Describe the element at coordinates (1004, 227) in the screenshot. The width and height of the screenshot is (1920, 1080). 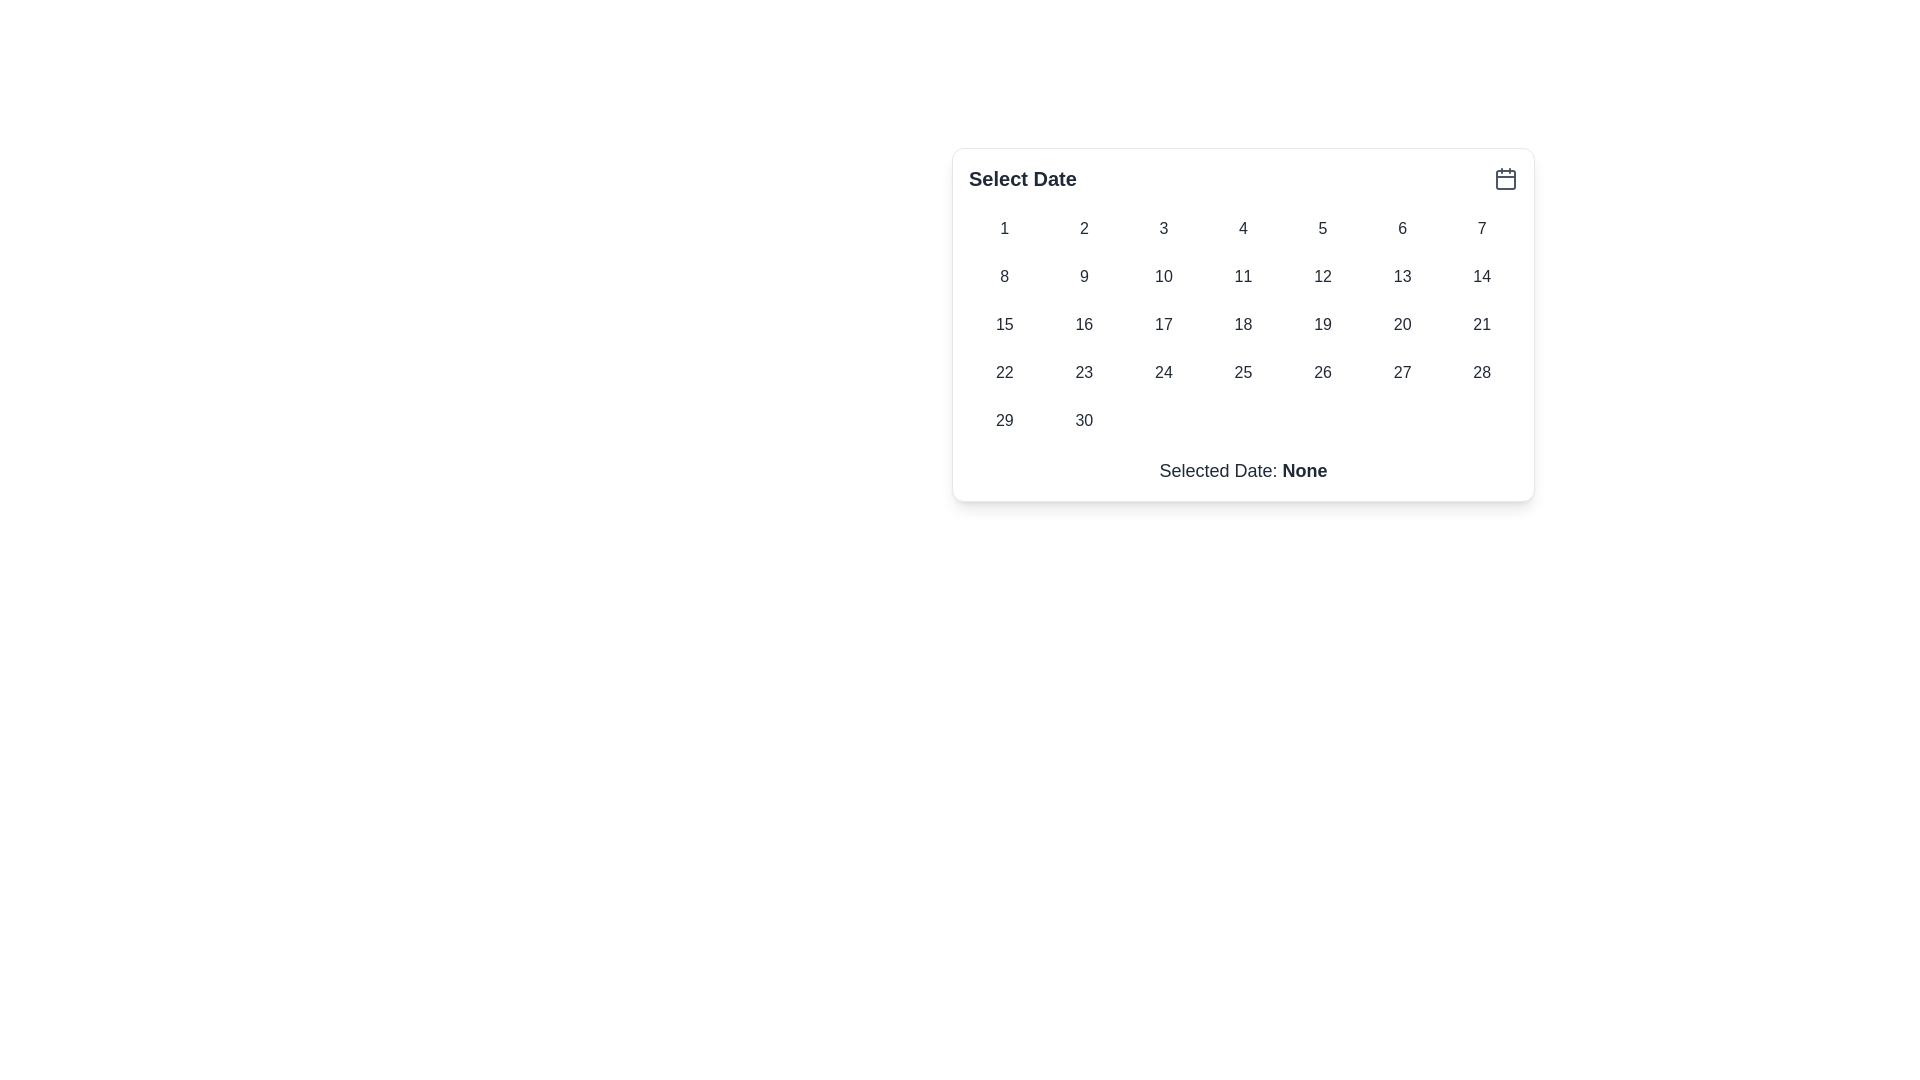
I see `the first button in the calendar grid` at that location.